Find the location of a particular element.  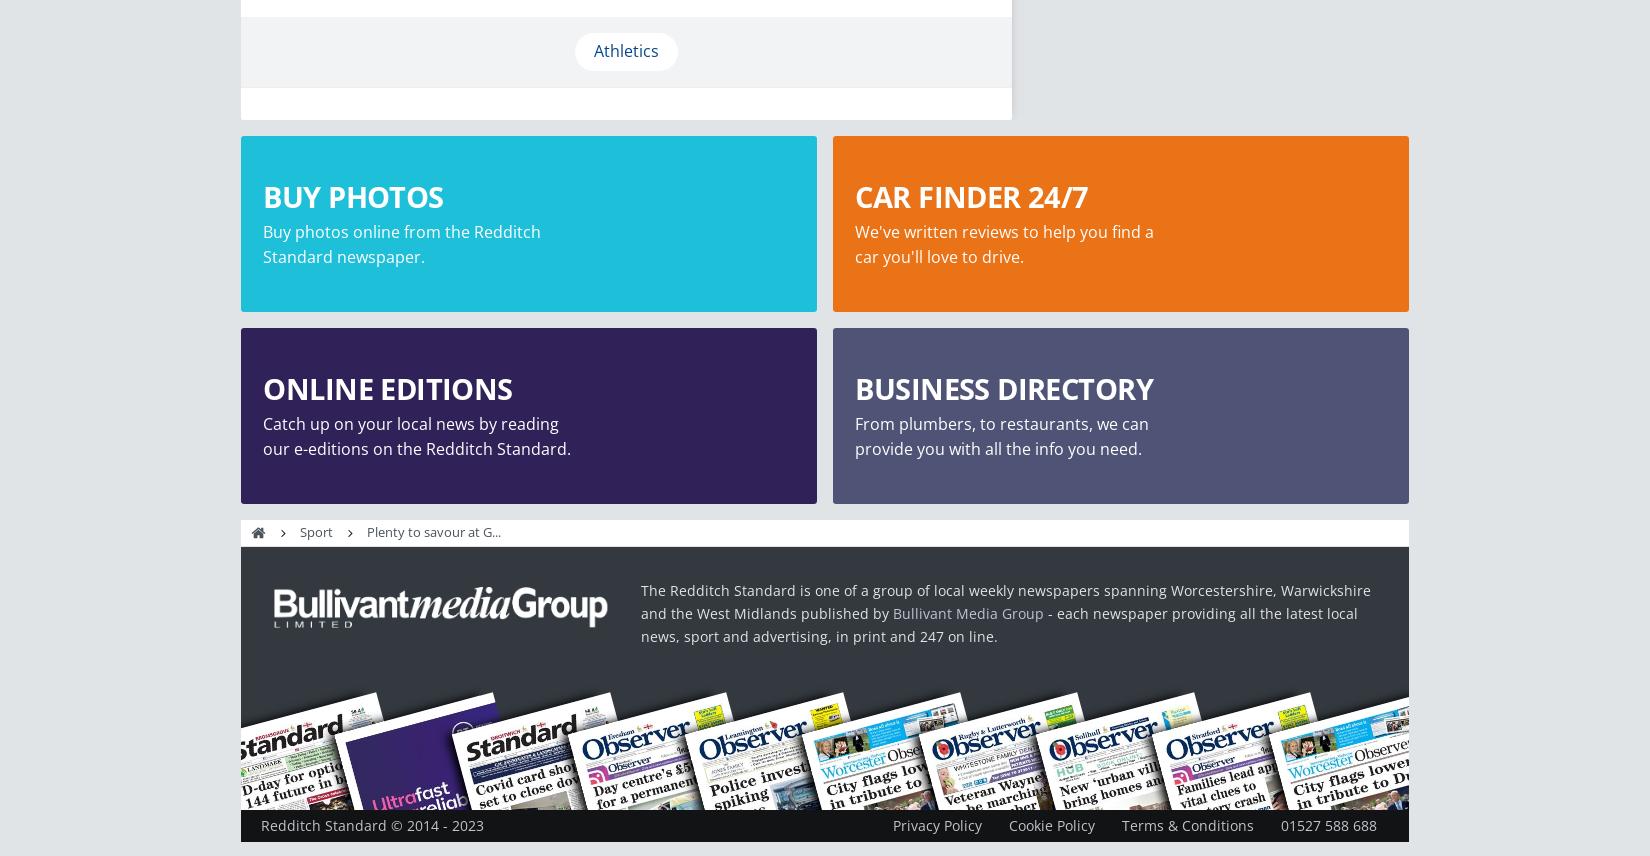

'Terms & Conditions' is located at coordinates (1188, 824).